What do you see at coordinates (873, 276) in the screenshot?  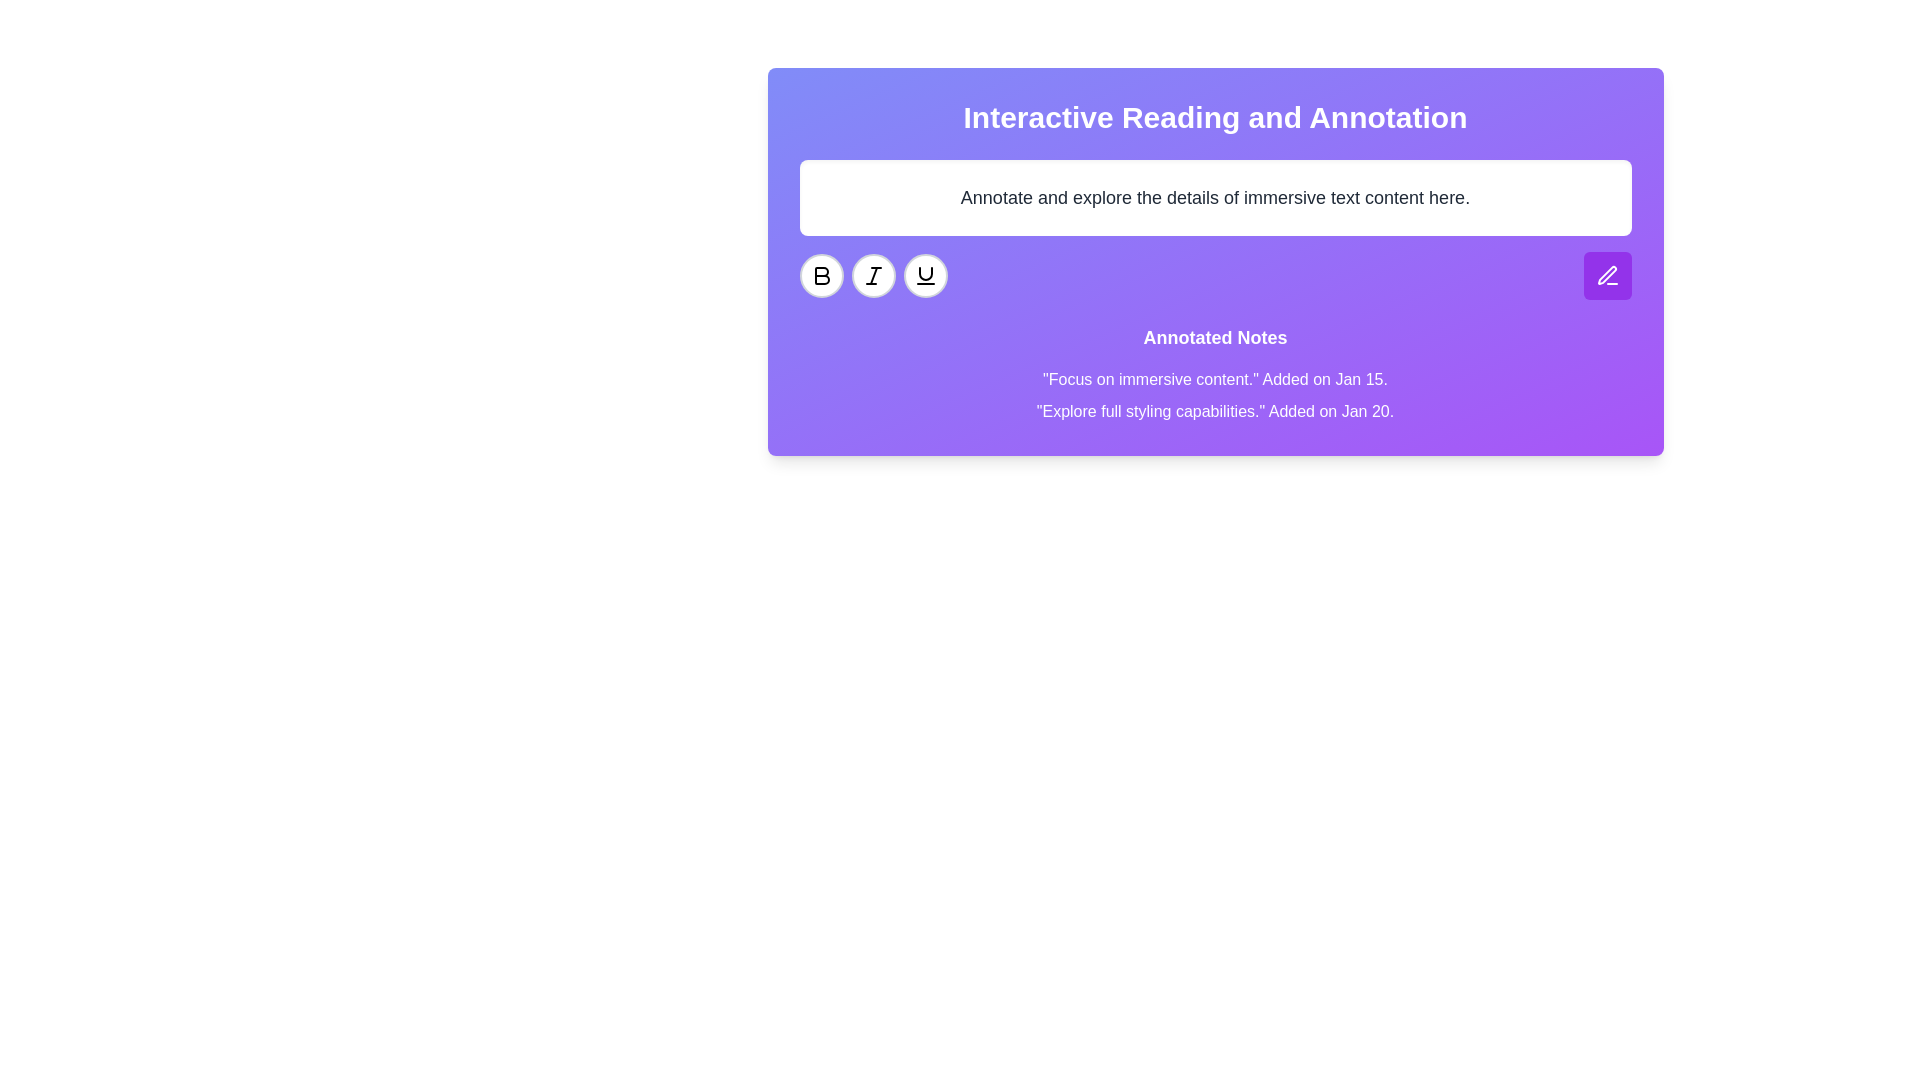 I see `the circular button with an italicized 'I' icon at its center to apply italic formatting` at bounding box center [873, 276].